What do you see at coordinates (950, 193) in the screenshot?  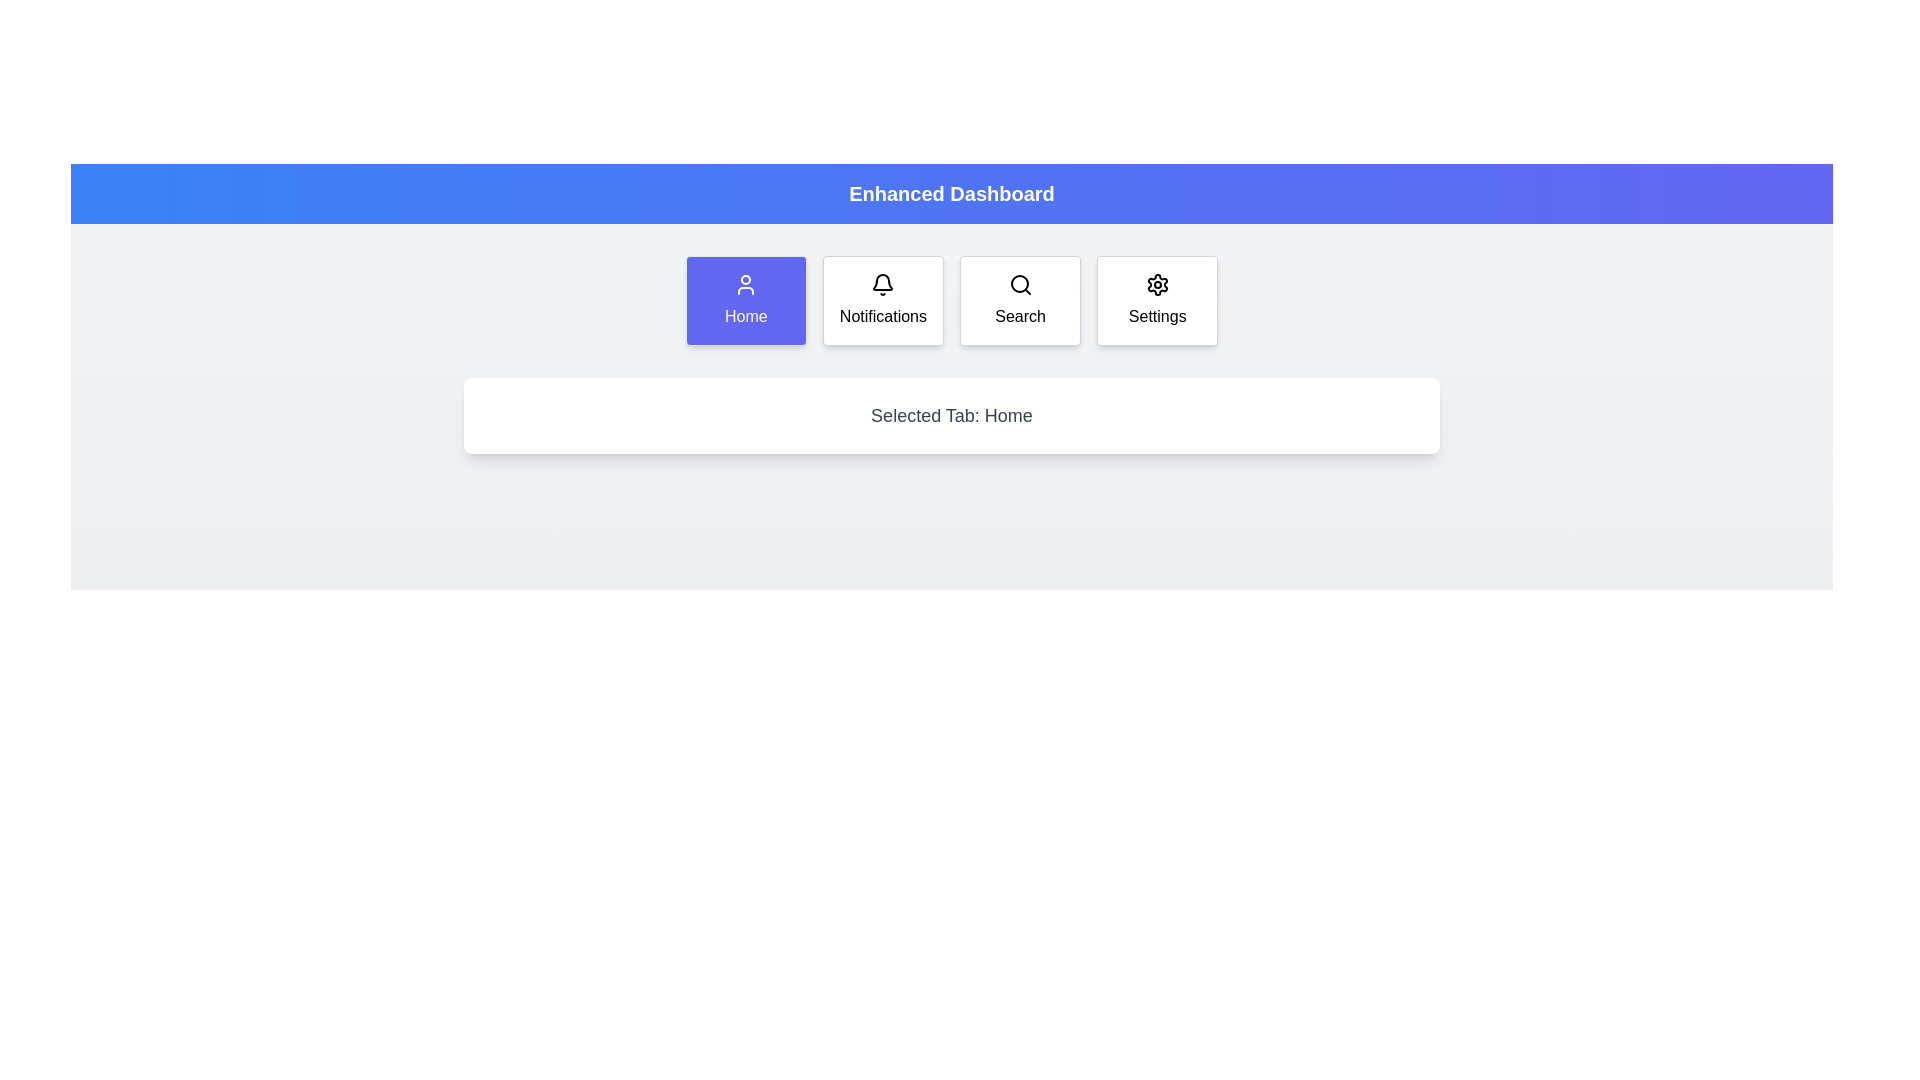 I see `the header bar displaying 'Enhanced Dashboard', which is the branding area at the top of the application` at bounding box center [950, 193].